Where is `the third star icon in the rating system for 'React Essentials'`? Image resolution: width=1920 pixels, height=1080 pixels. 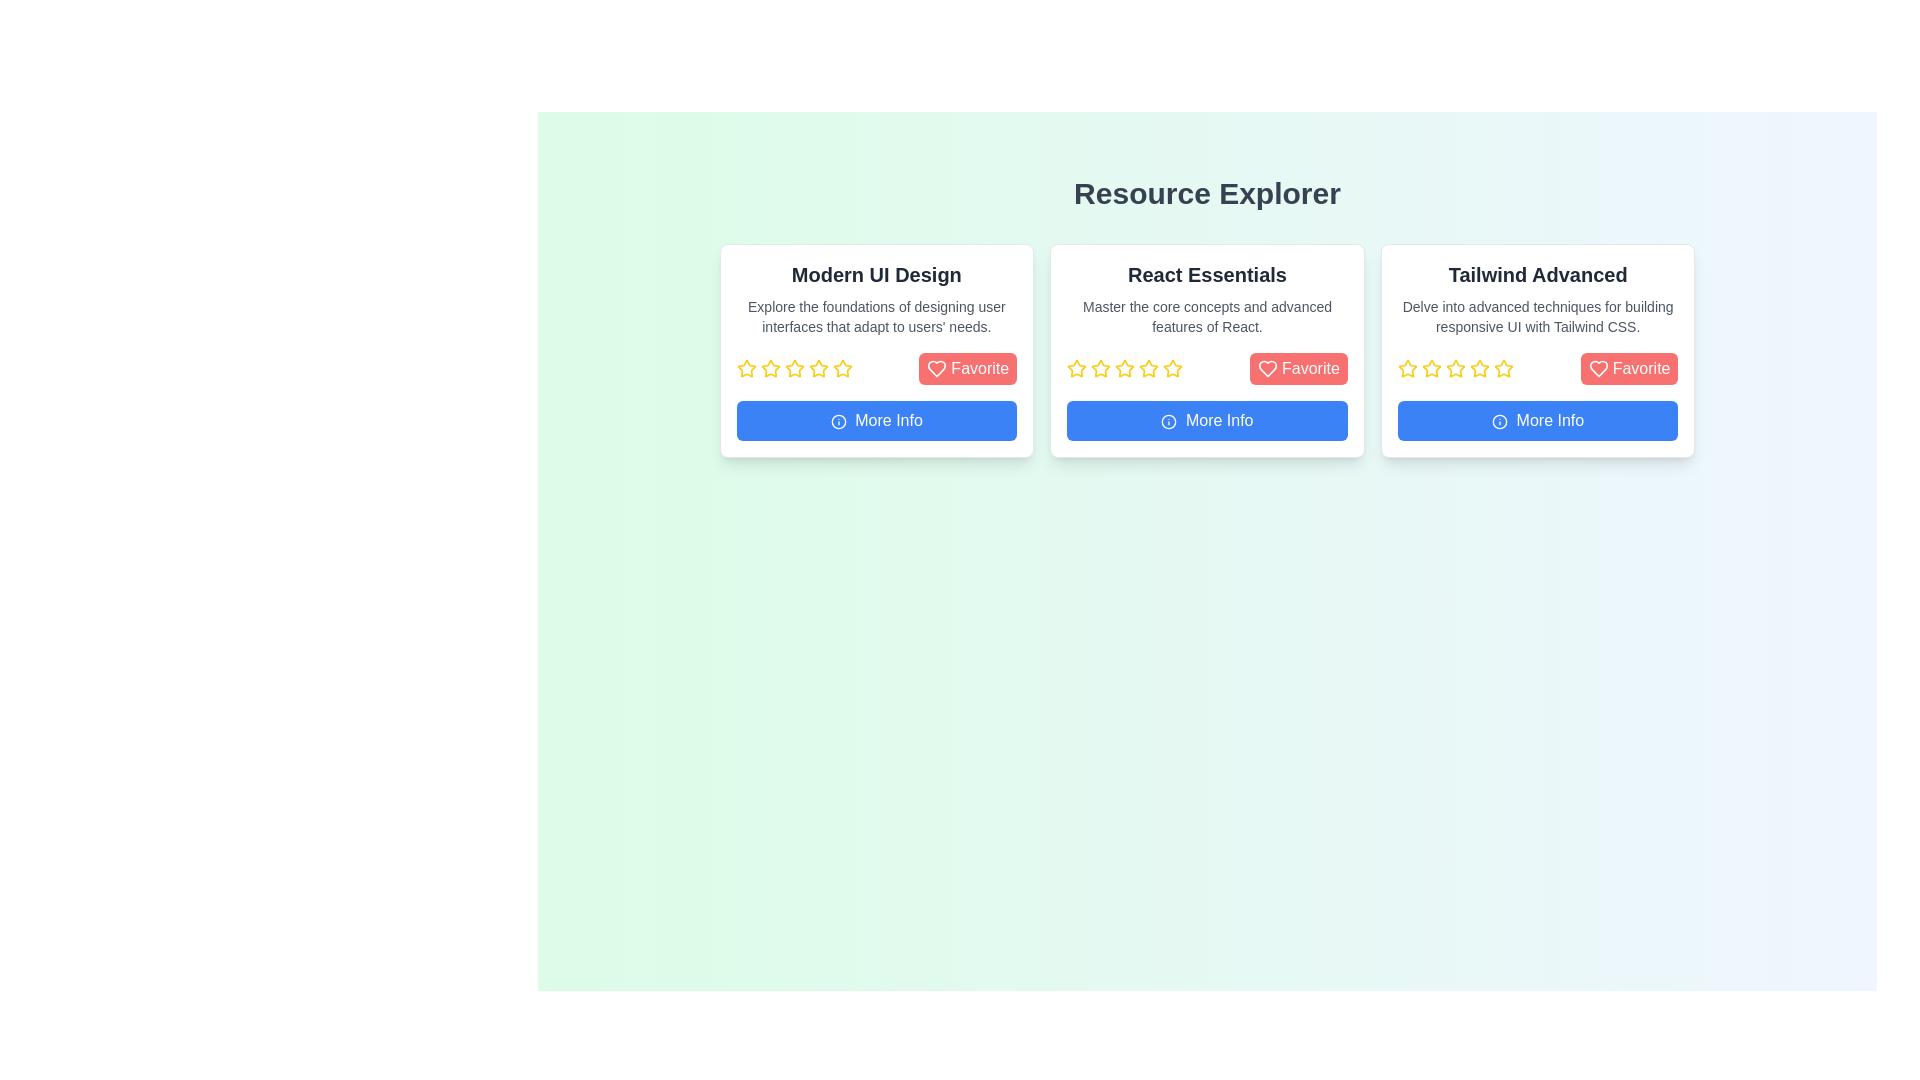
the third star icon in the rating system for 'React Essentials' is located at coordinates (1125, 368).